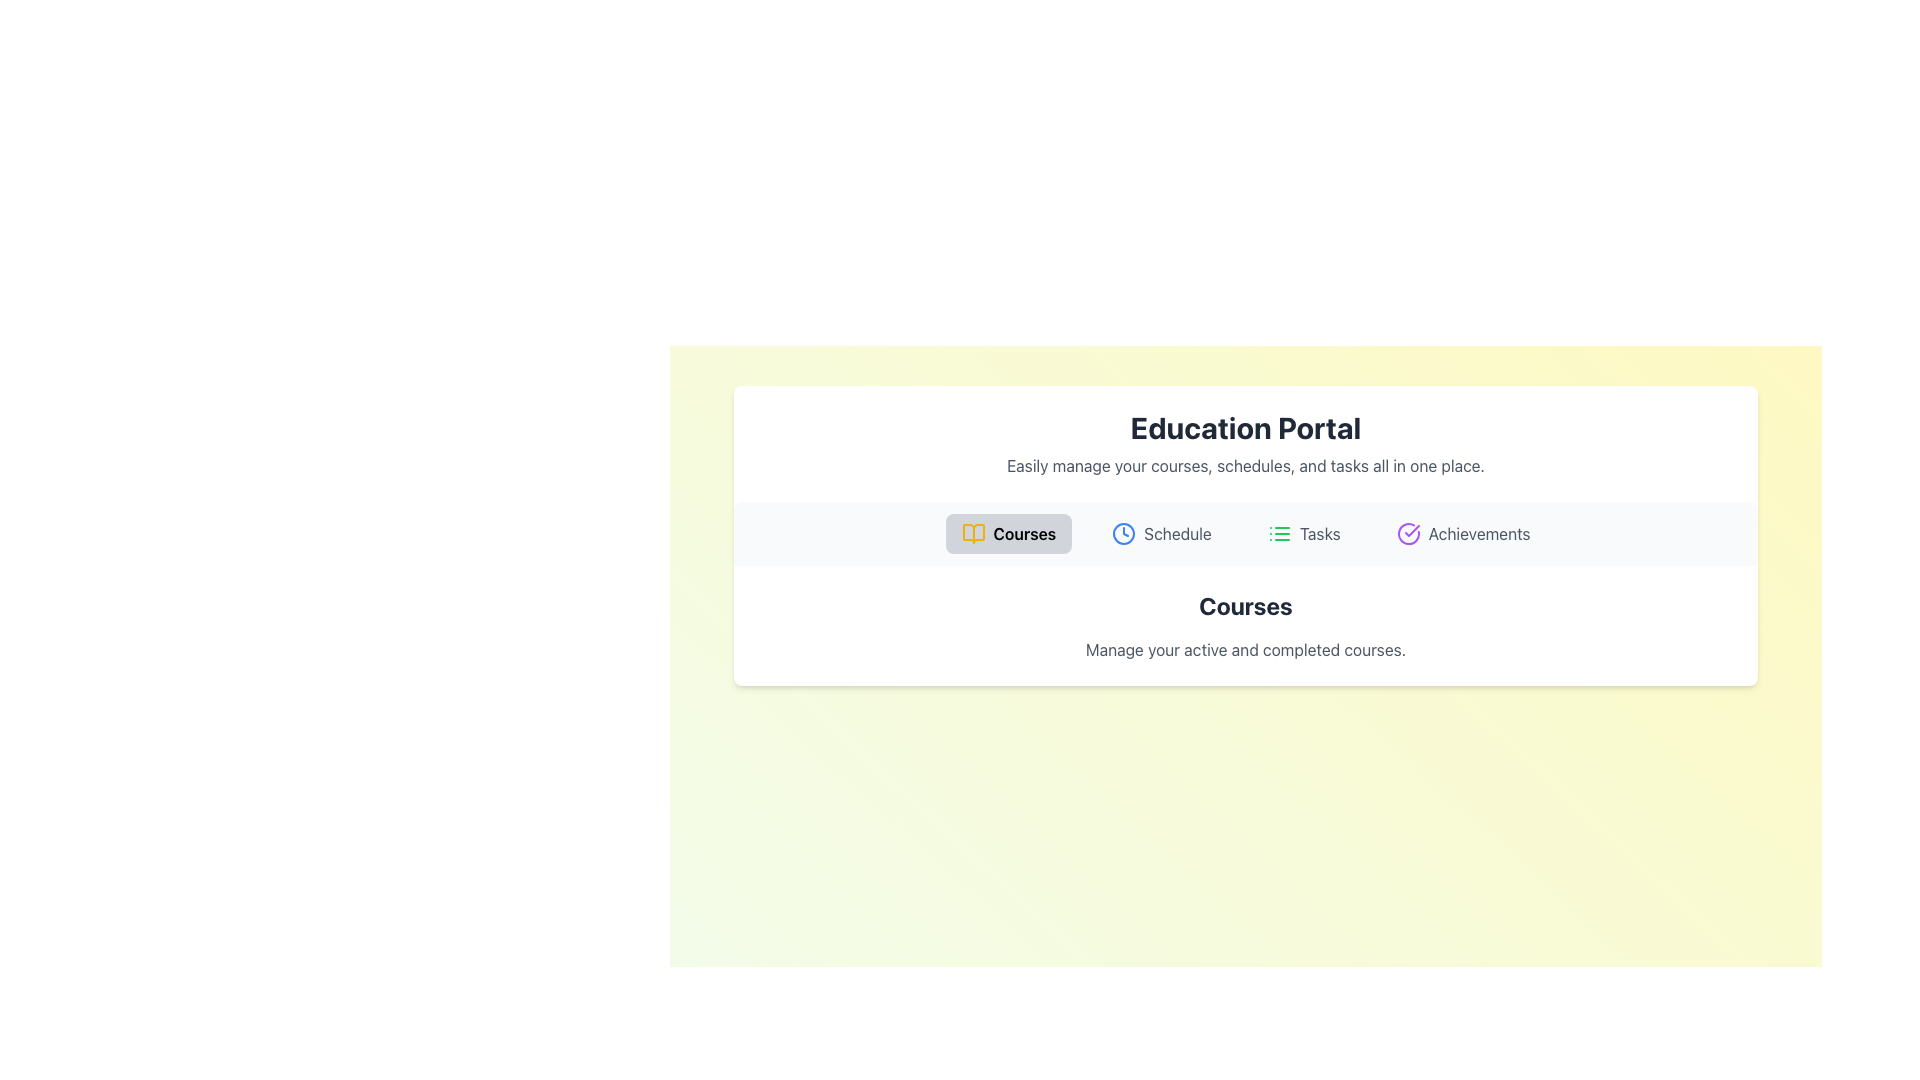 This screenshot has width=1920, height=1080. I want to click on text of the heading and paragraph element introducing the 'Courses' section, located centrally below the navigation bar, so click(1245, 624).